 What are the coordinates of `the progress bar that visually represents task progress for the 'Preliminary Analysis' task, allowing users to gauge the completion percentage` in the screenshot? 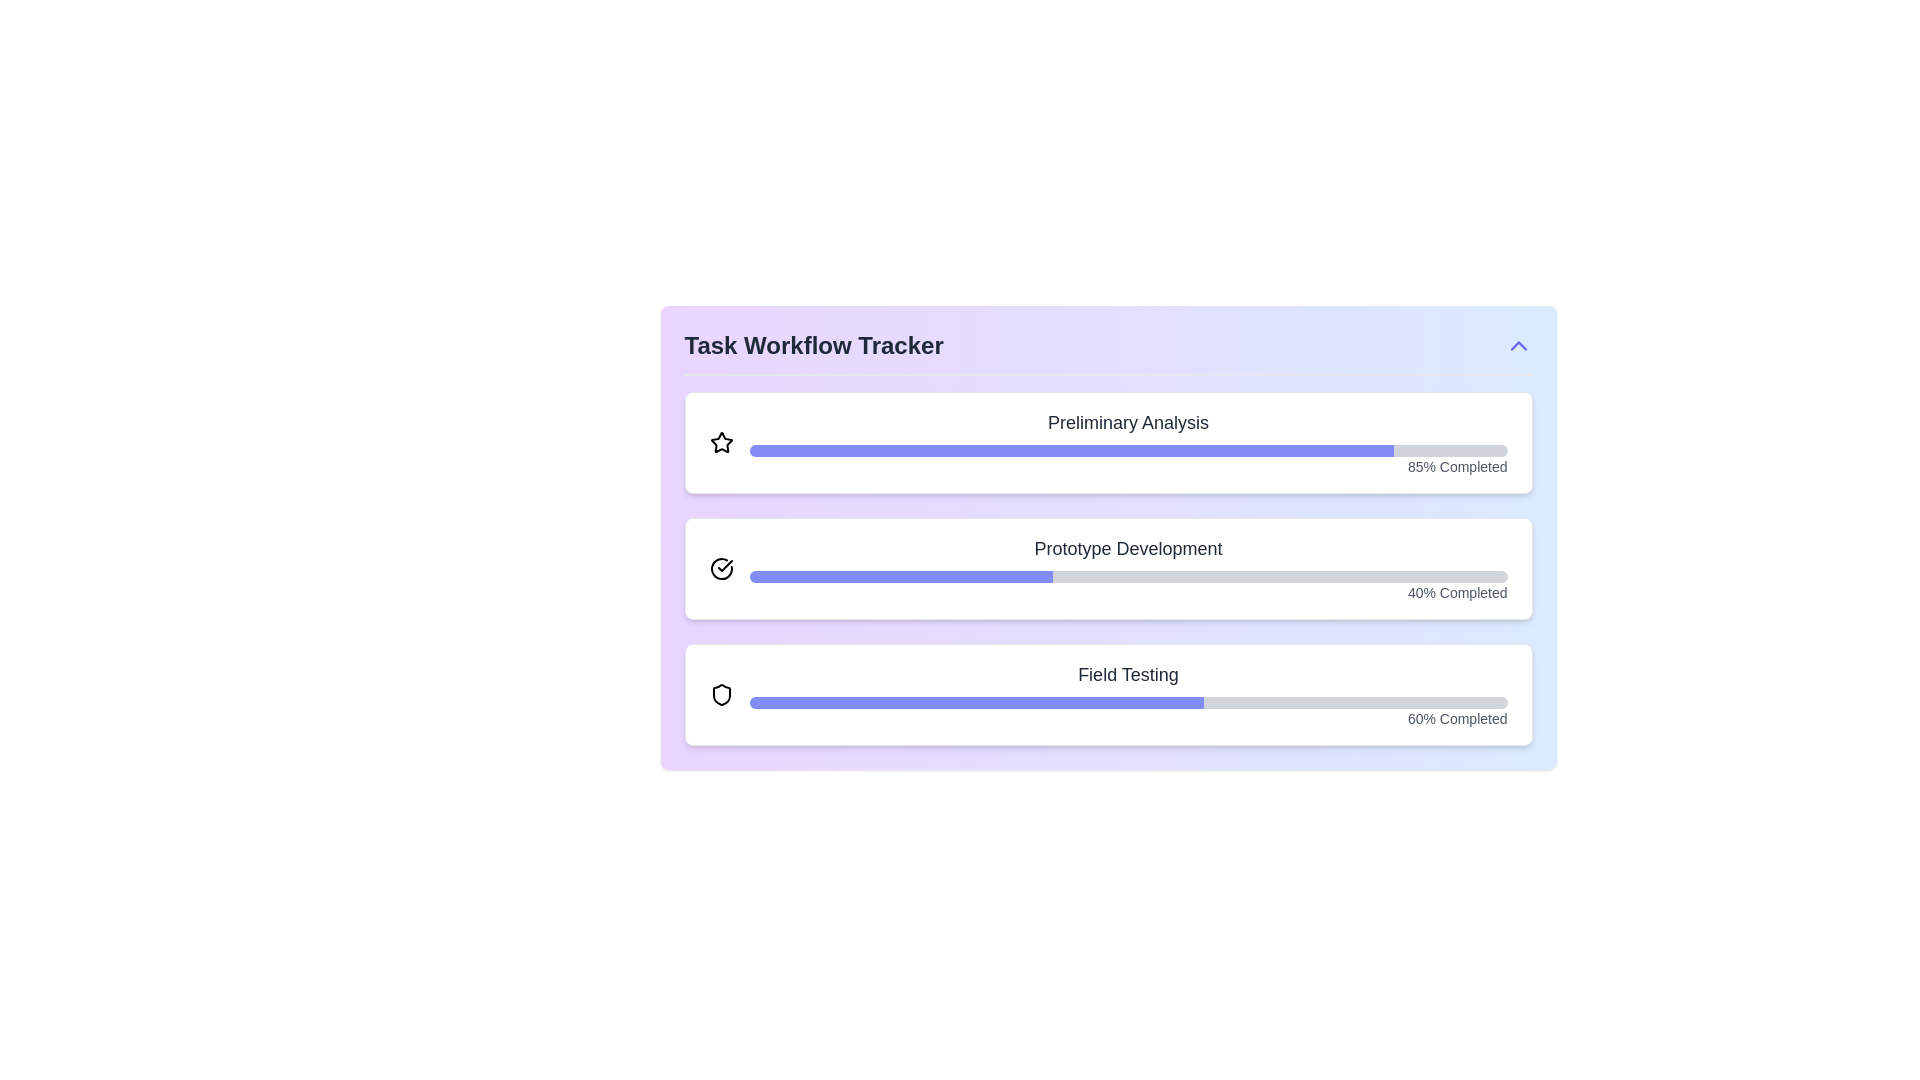 It's located at (1128, 451).